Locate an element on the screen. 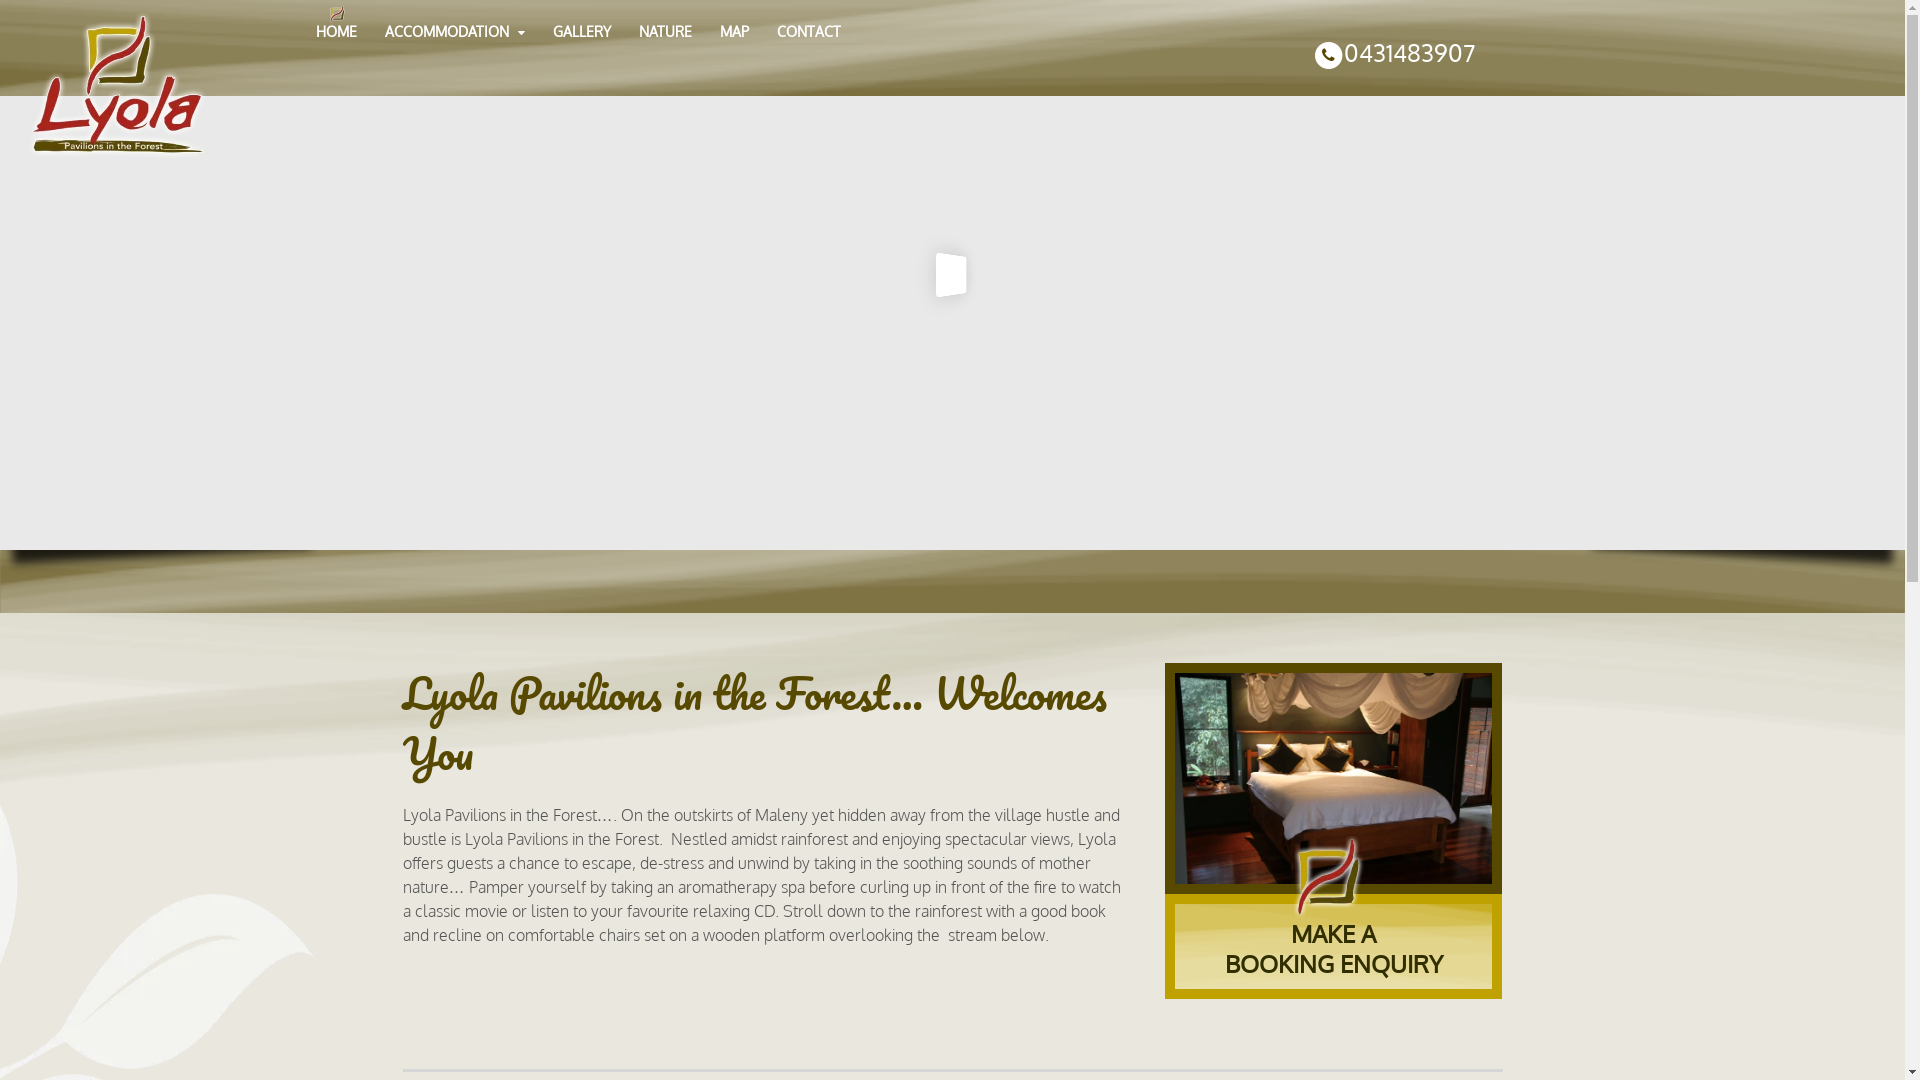 This screenshot has width=1920, height=1080. 'GALLERY' is located at coordinates (580, 32).